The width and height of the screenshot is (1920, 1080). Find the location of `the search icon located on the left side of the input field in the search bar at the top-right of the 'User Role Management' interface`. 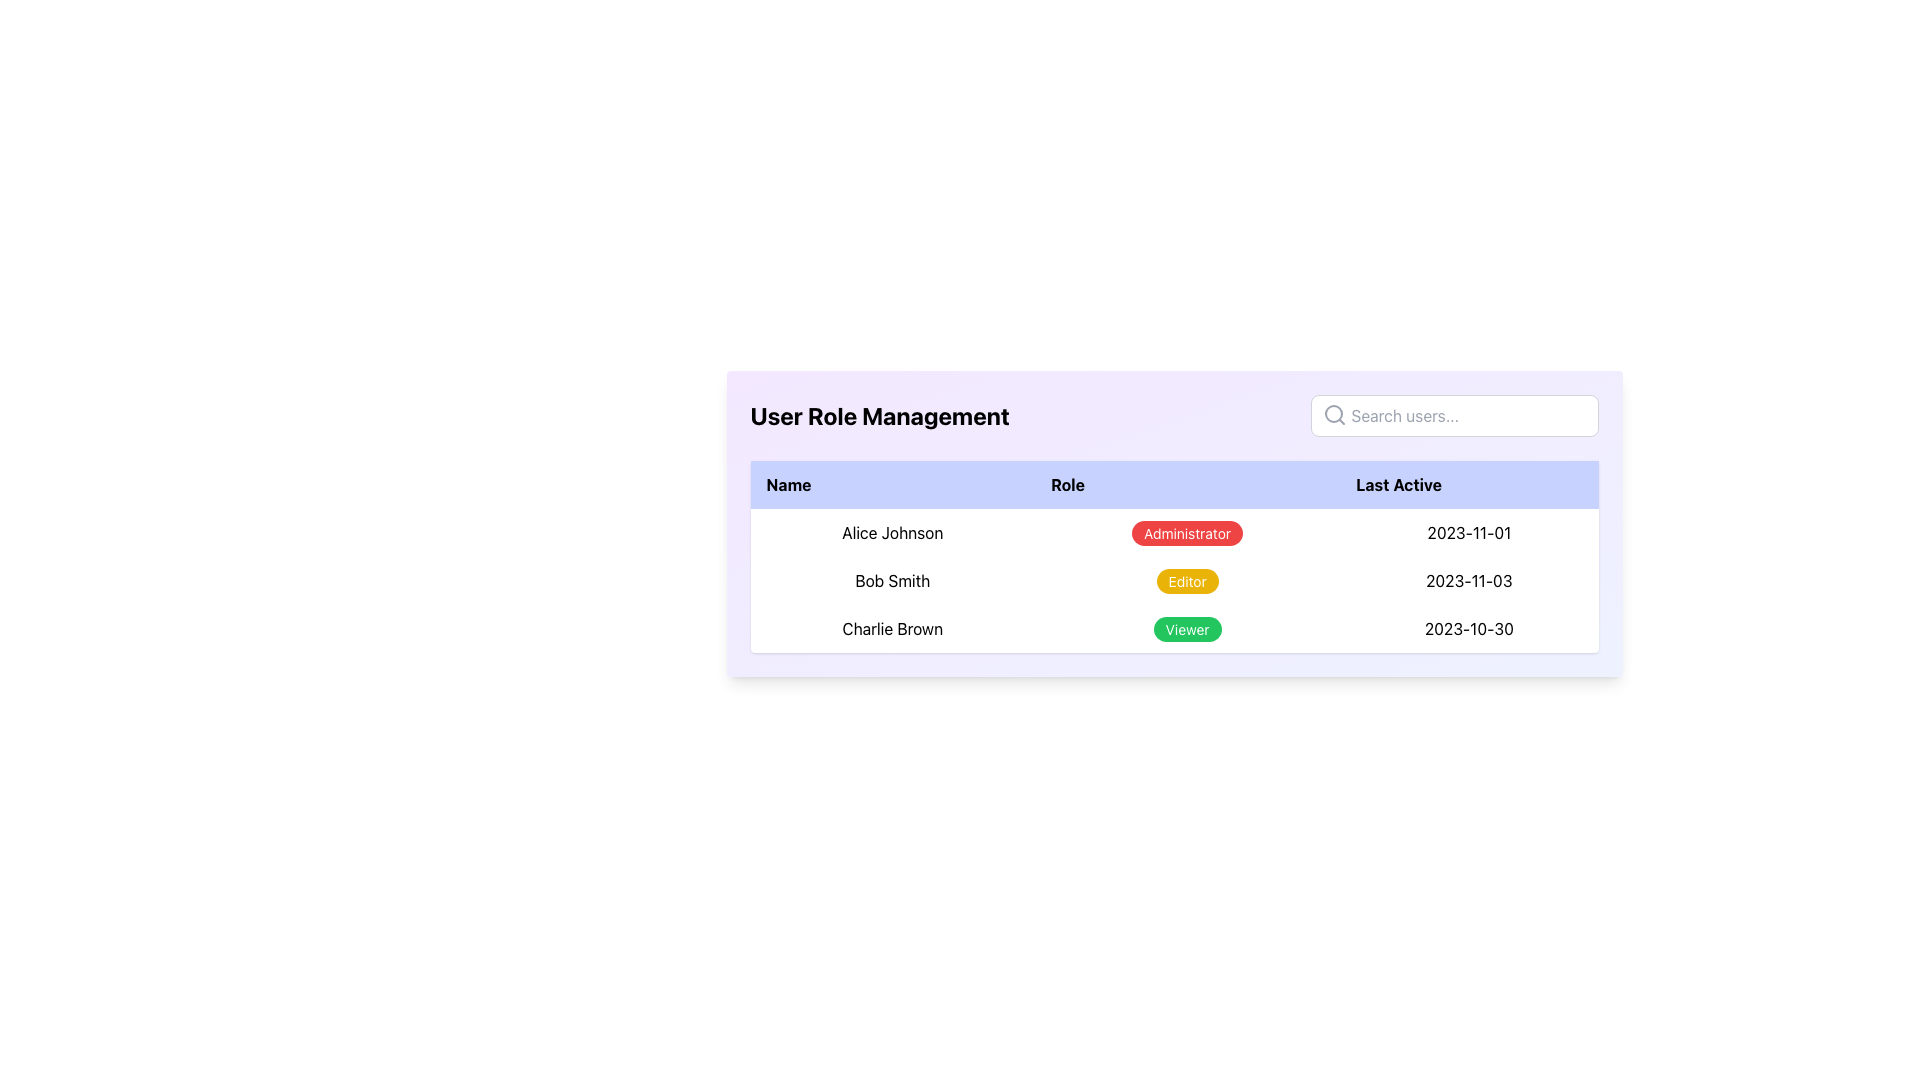

the search icon located on the left side of the input field in the search bar at the top-right of the 'User Role Management' interface is located at coordinates (1334, 414).